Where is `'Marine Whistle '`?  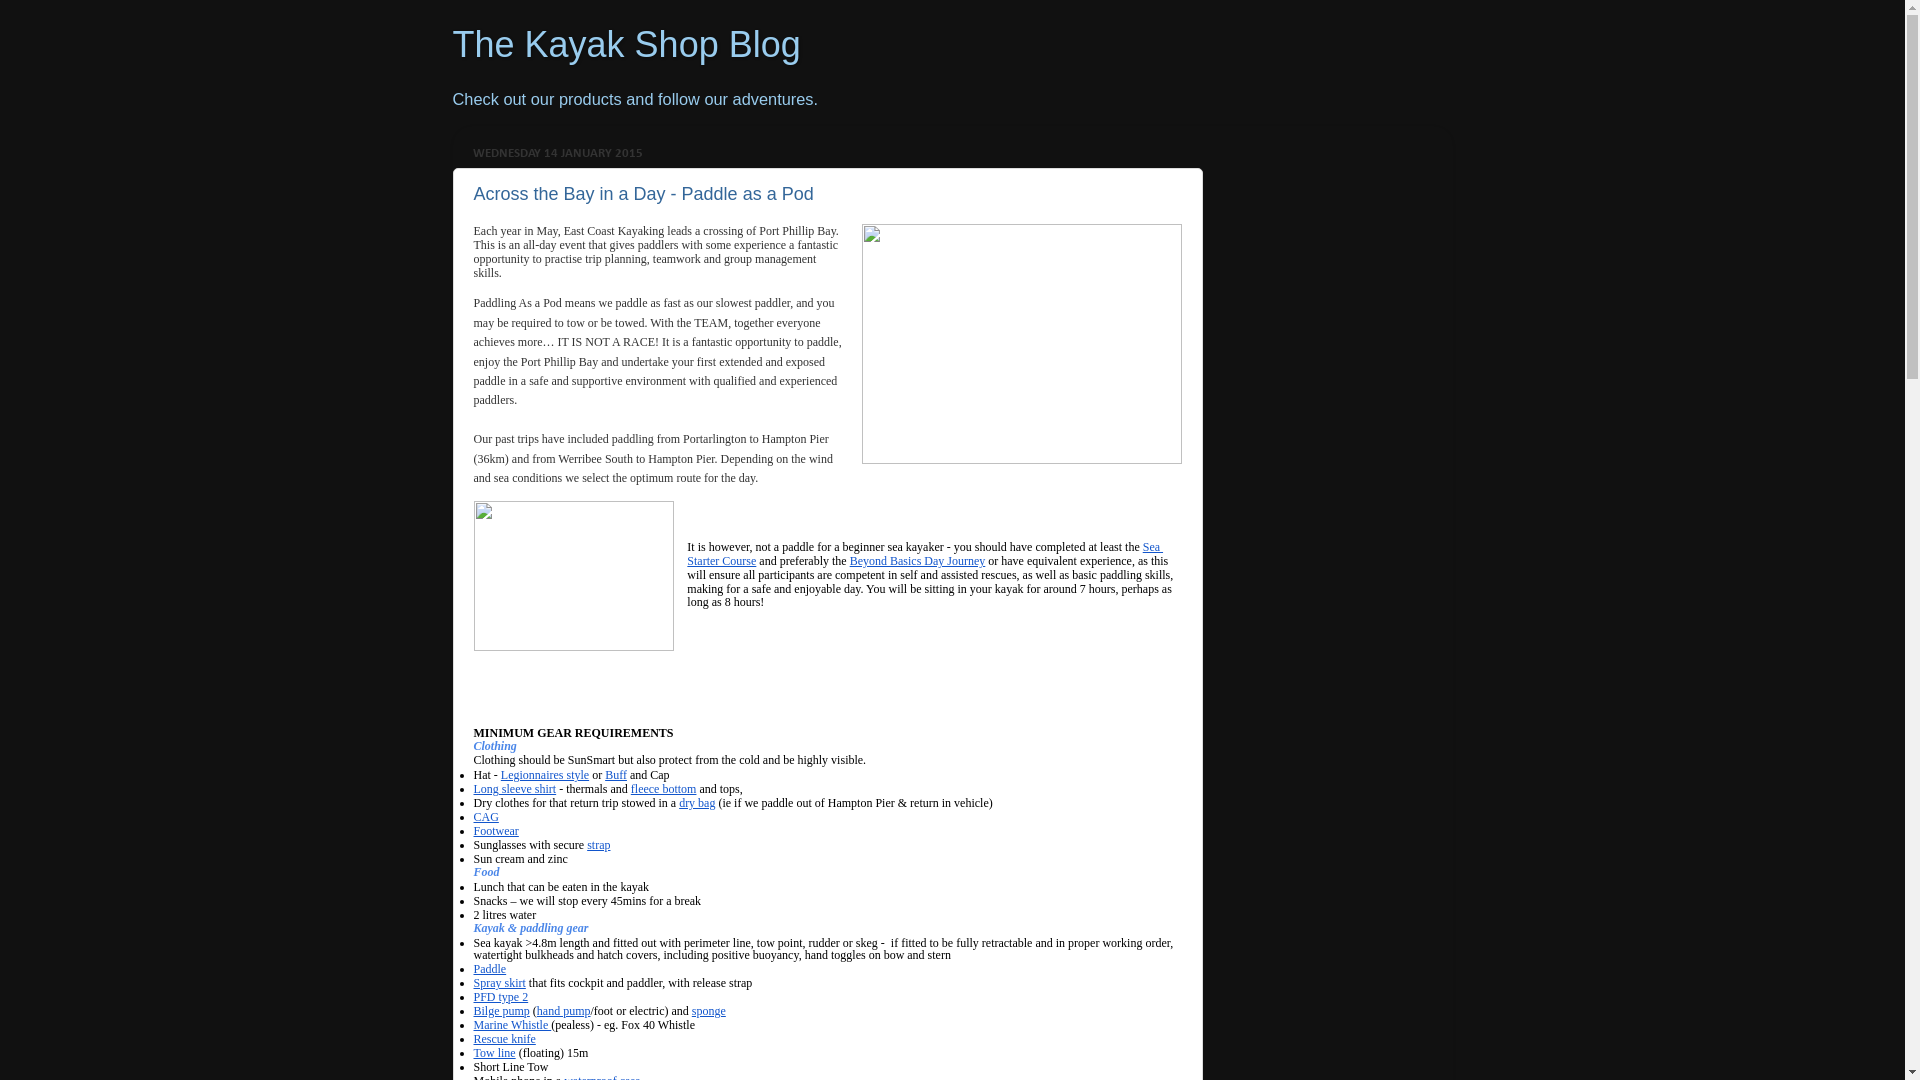
'Marine Whistle ' is located at coordinates (513, 1025).